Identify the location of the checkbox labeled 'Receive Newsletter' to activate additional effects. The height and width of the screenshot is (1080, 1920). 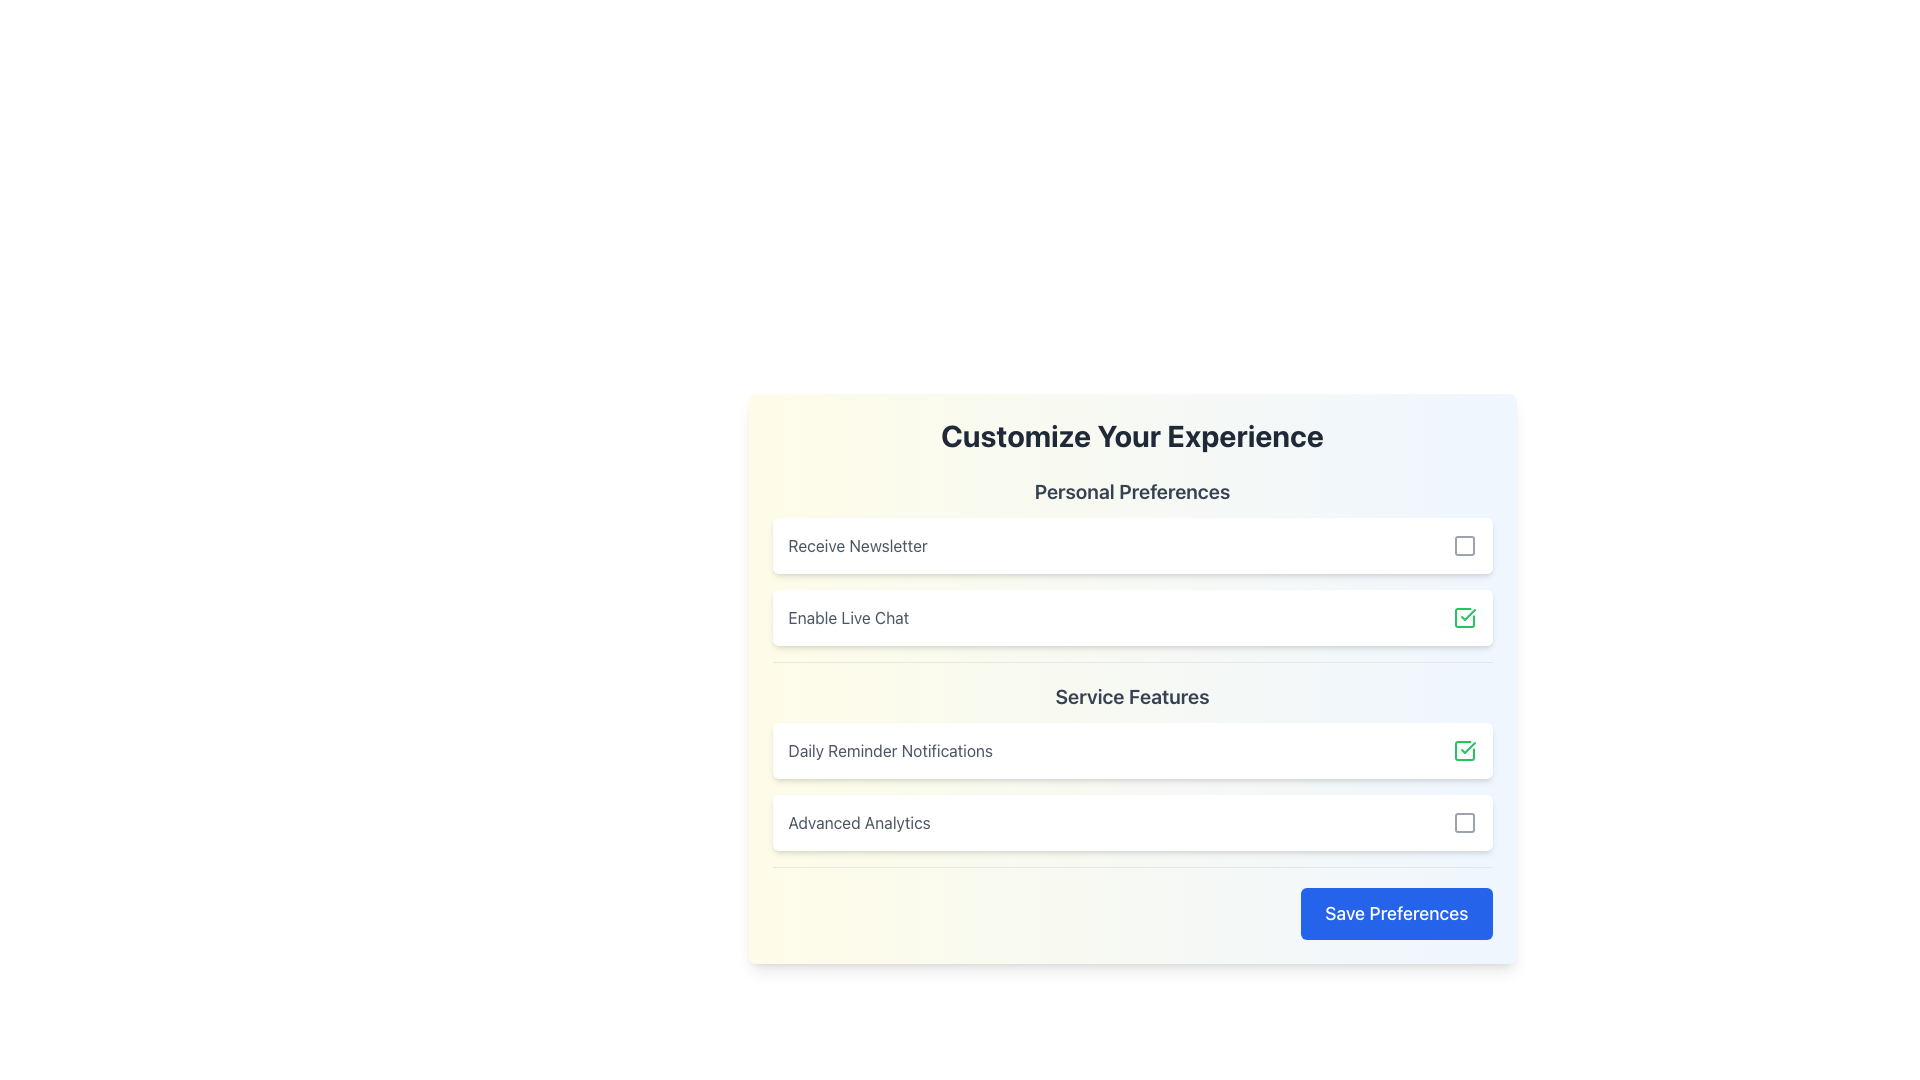
(1132, 546).